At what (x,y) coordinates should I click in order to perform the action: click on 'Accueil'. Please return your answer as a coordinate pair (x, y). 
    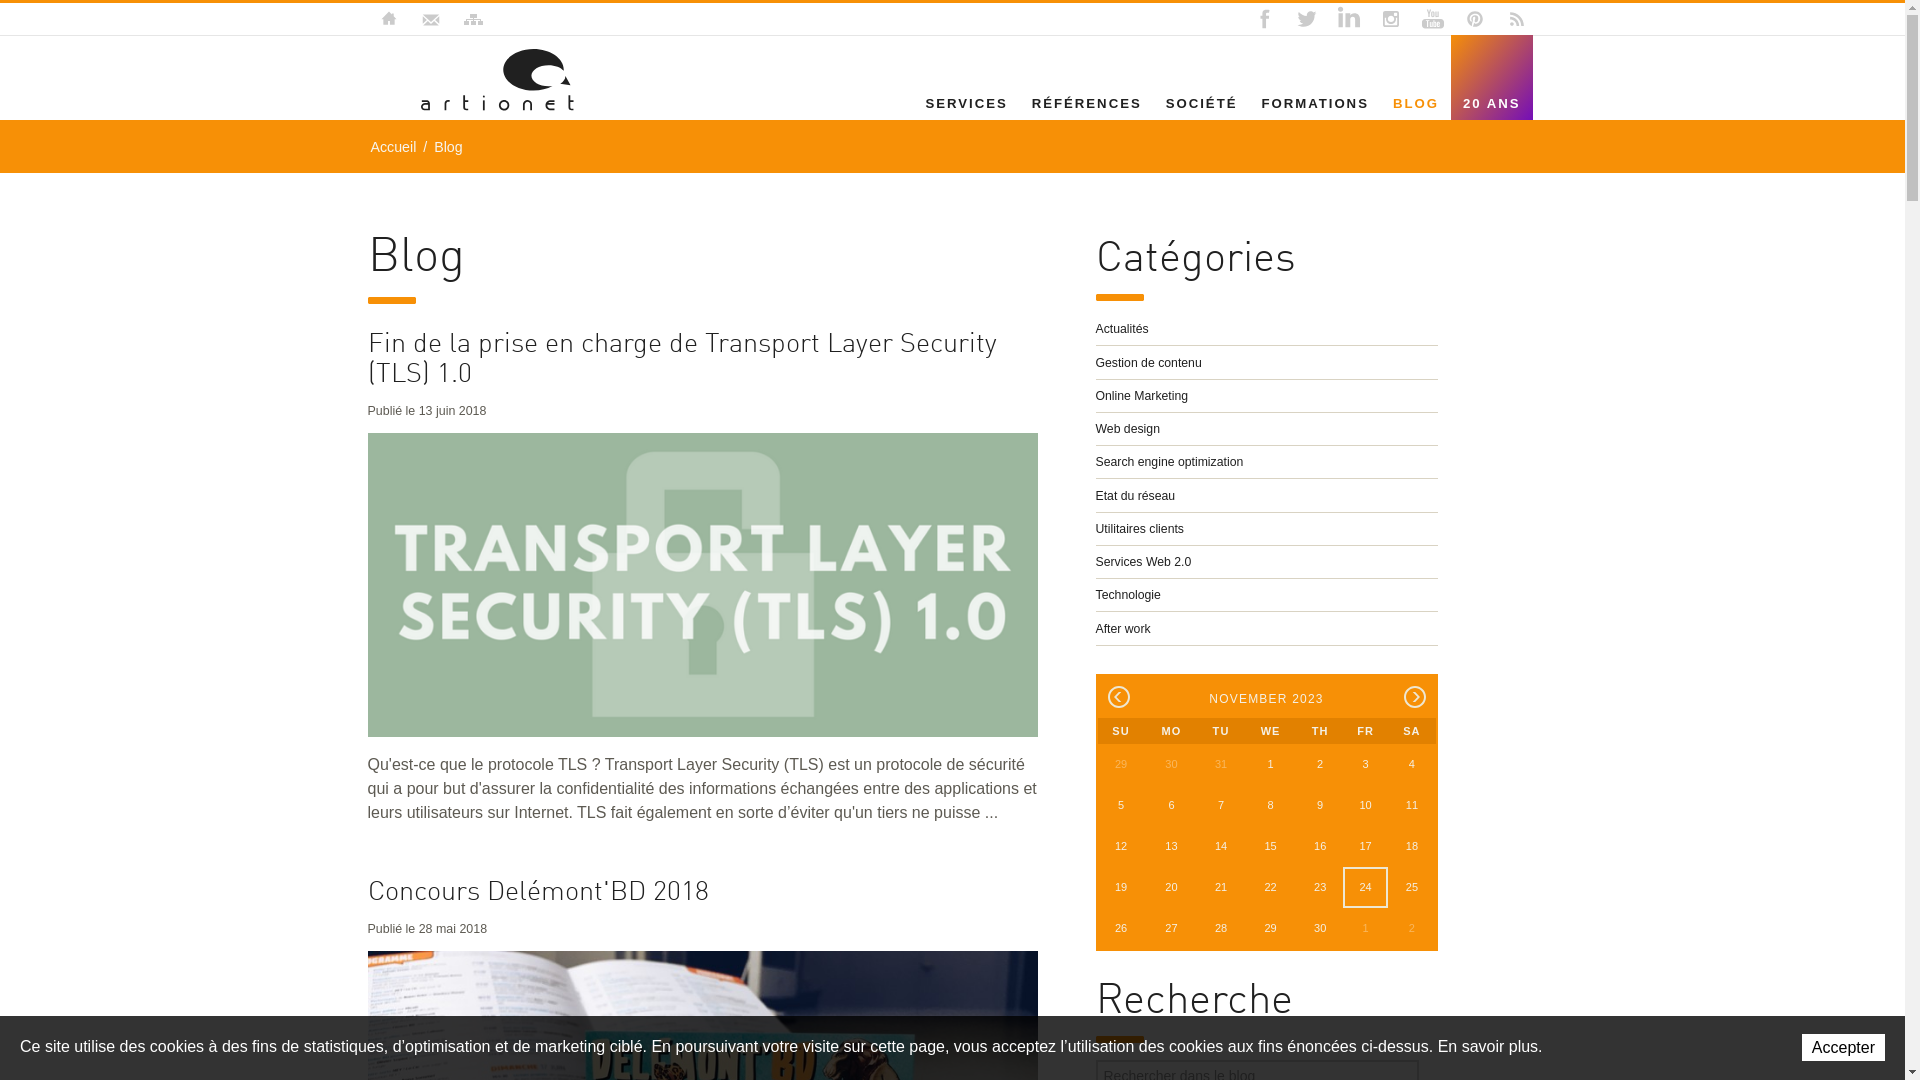
    Looking at the image, I should click on (393, 145).